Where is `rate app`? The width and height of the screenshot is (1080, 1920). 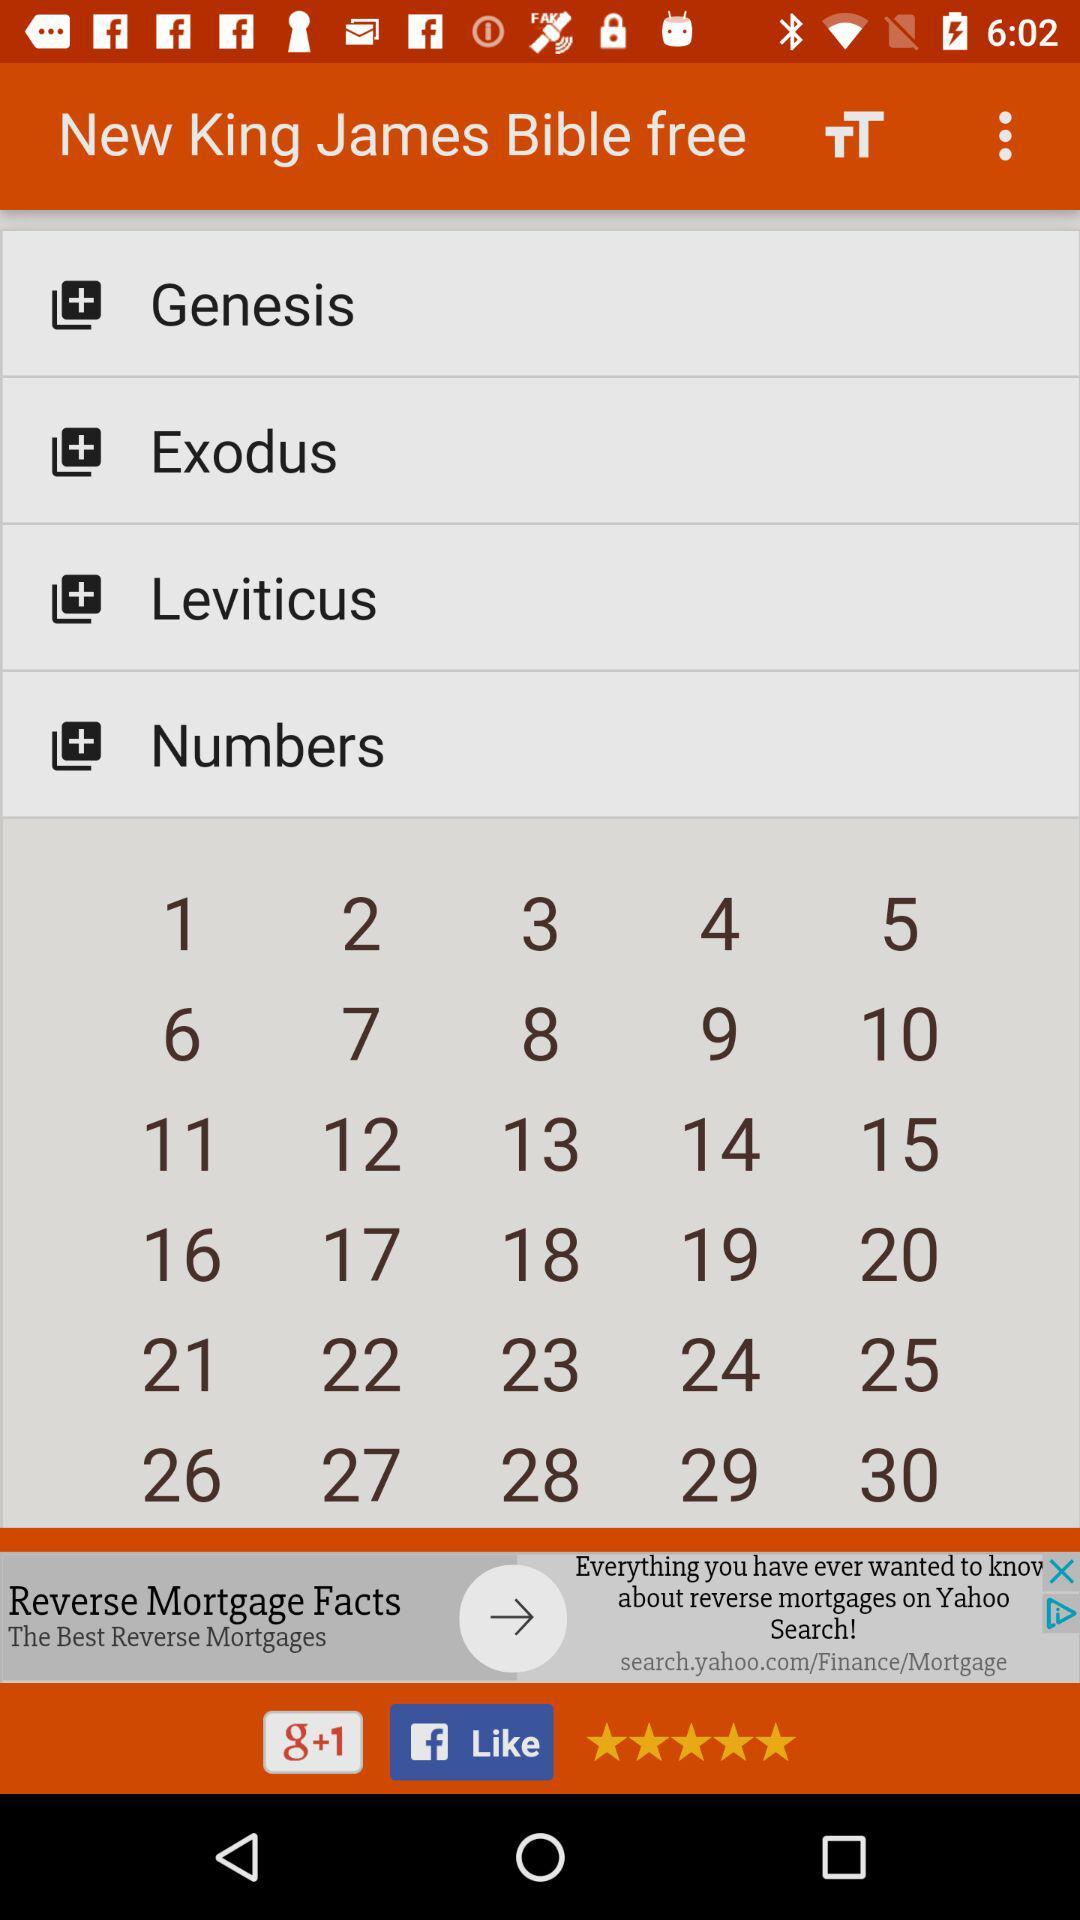
rate app is located at coordinates (683, 1740).